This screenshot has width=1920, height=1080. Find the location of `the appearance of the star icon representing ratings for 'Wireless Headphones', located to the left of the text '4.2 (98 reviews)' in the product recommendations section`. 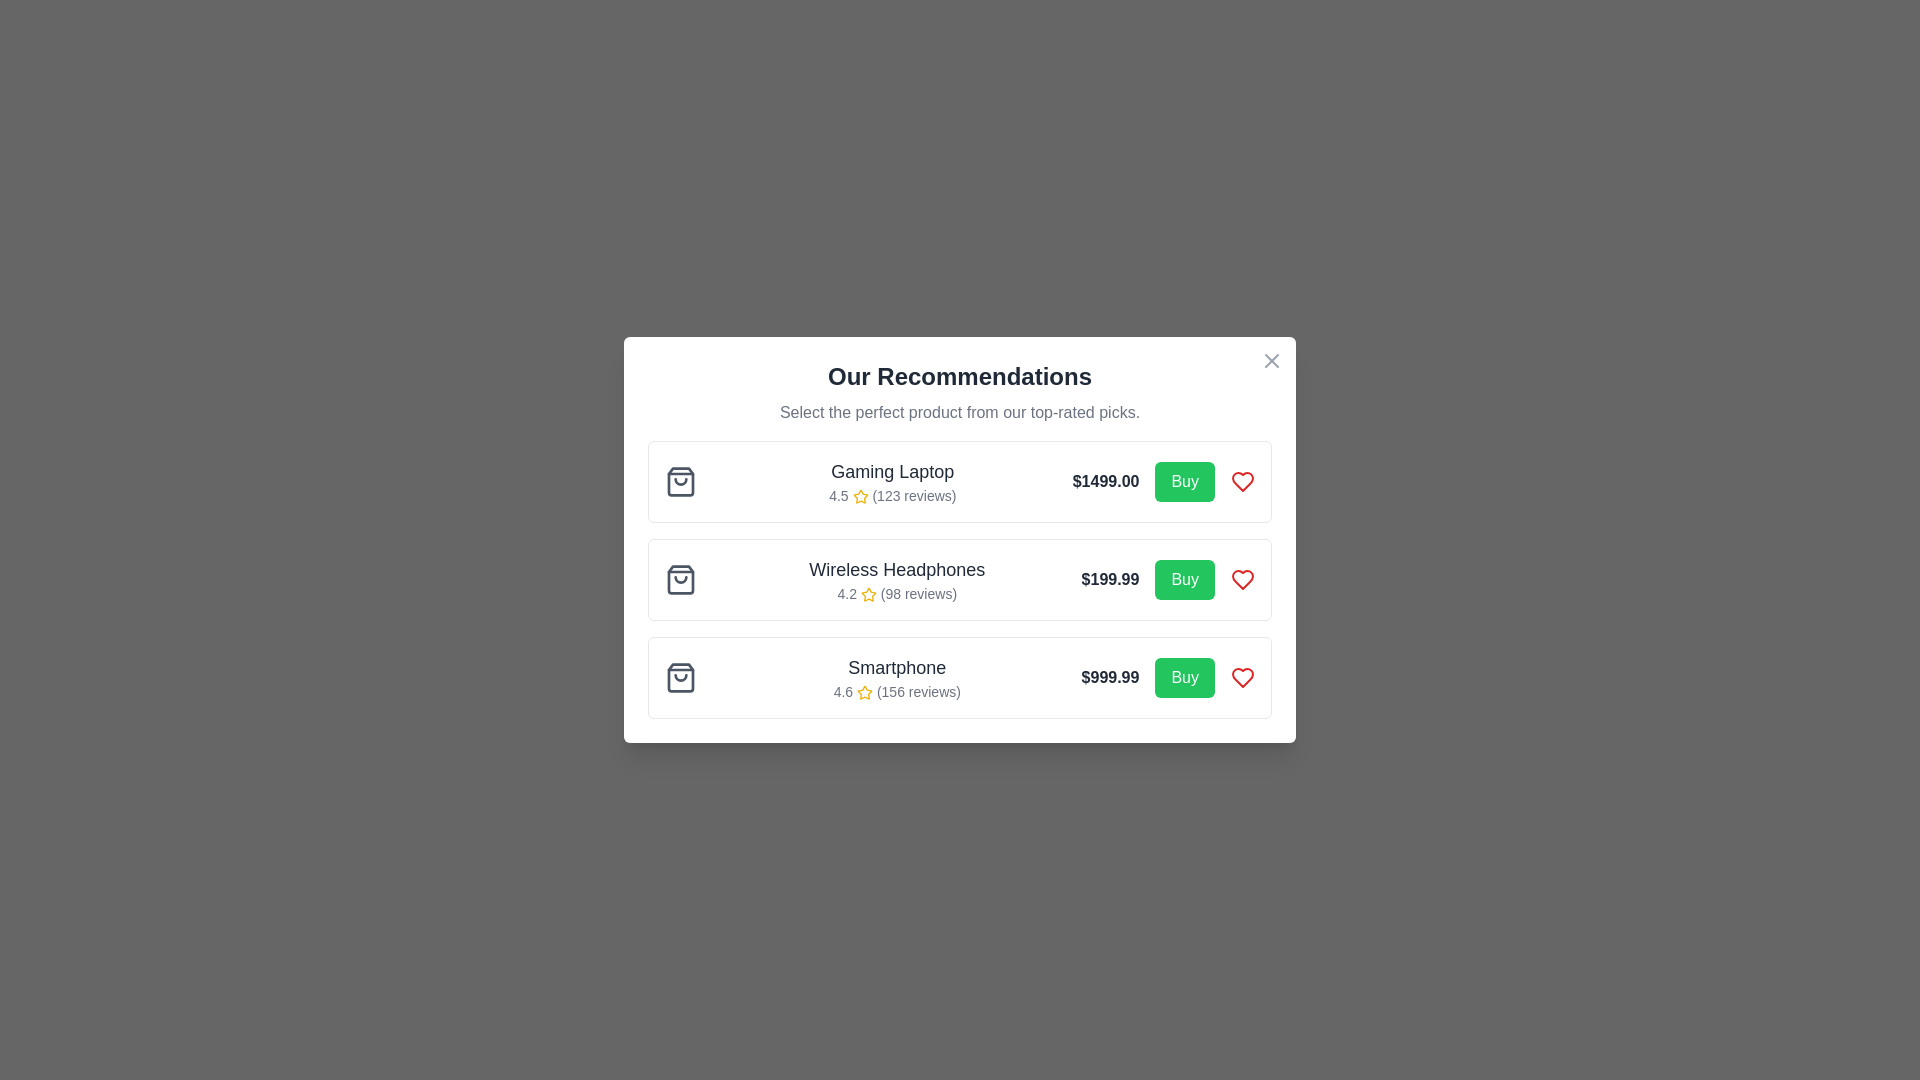

the appearance of the star icon representing ratings for 'Wireless Headphones', located to the left of the text '4.2 (98 reviews)' in the product recommendations section is located at coordinates (868, 594).